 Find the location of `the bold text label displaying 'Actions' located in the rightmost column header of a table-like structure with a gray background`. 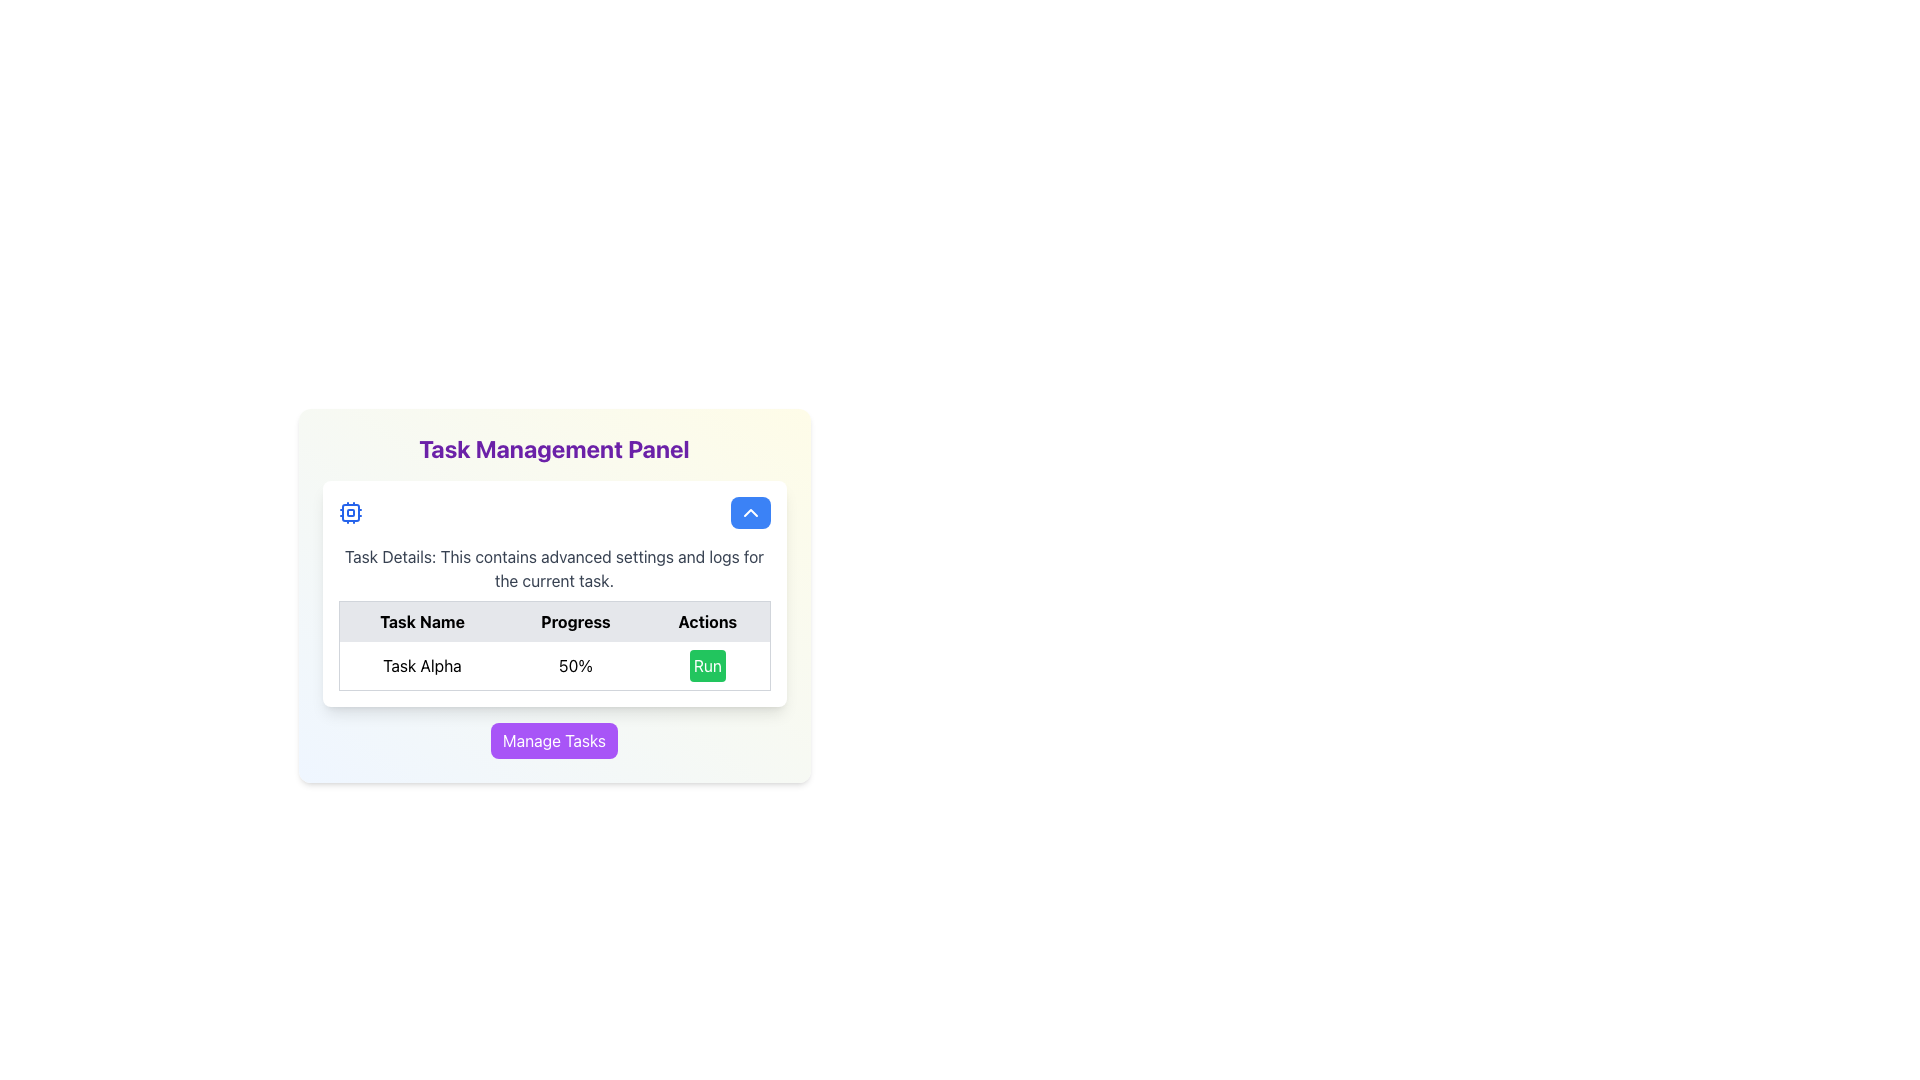

the bold text label displaying 'Actions' located in the rightmost column header of a table-like structure with a gray background is located at coordinates (708, 620).